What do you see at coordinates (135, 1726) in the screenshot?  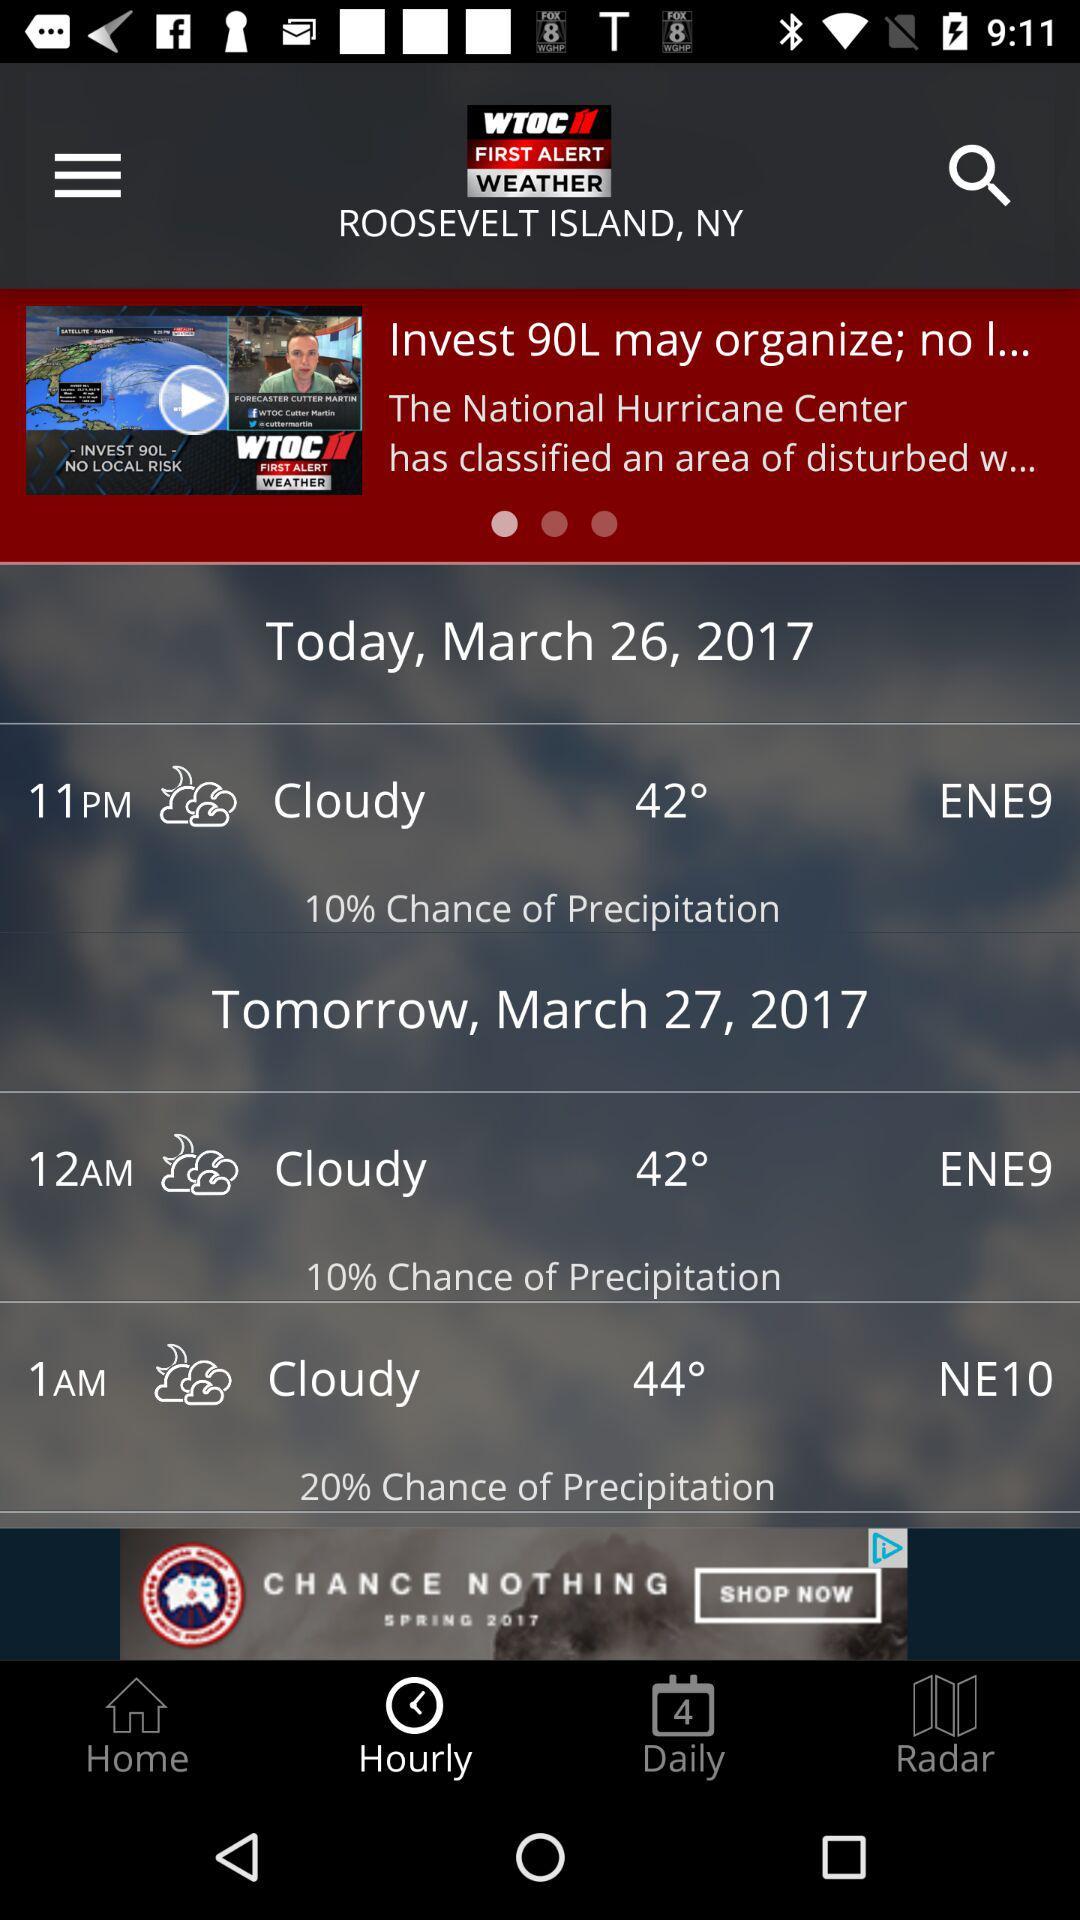 I see `item to the left of the hourly radio button` at bounding box center [135, 1726].